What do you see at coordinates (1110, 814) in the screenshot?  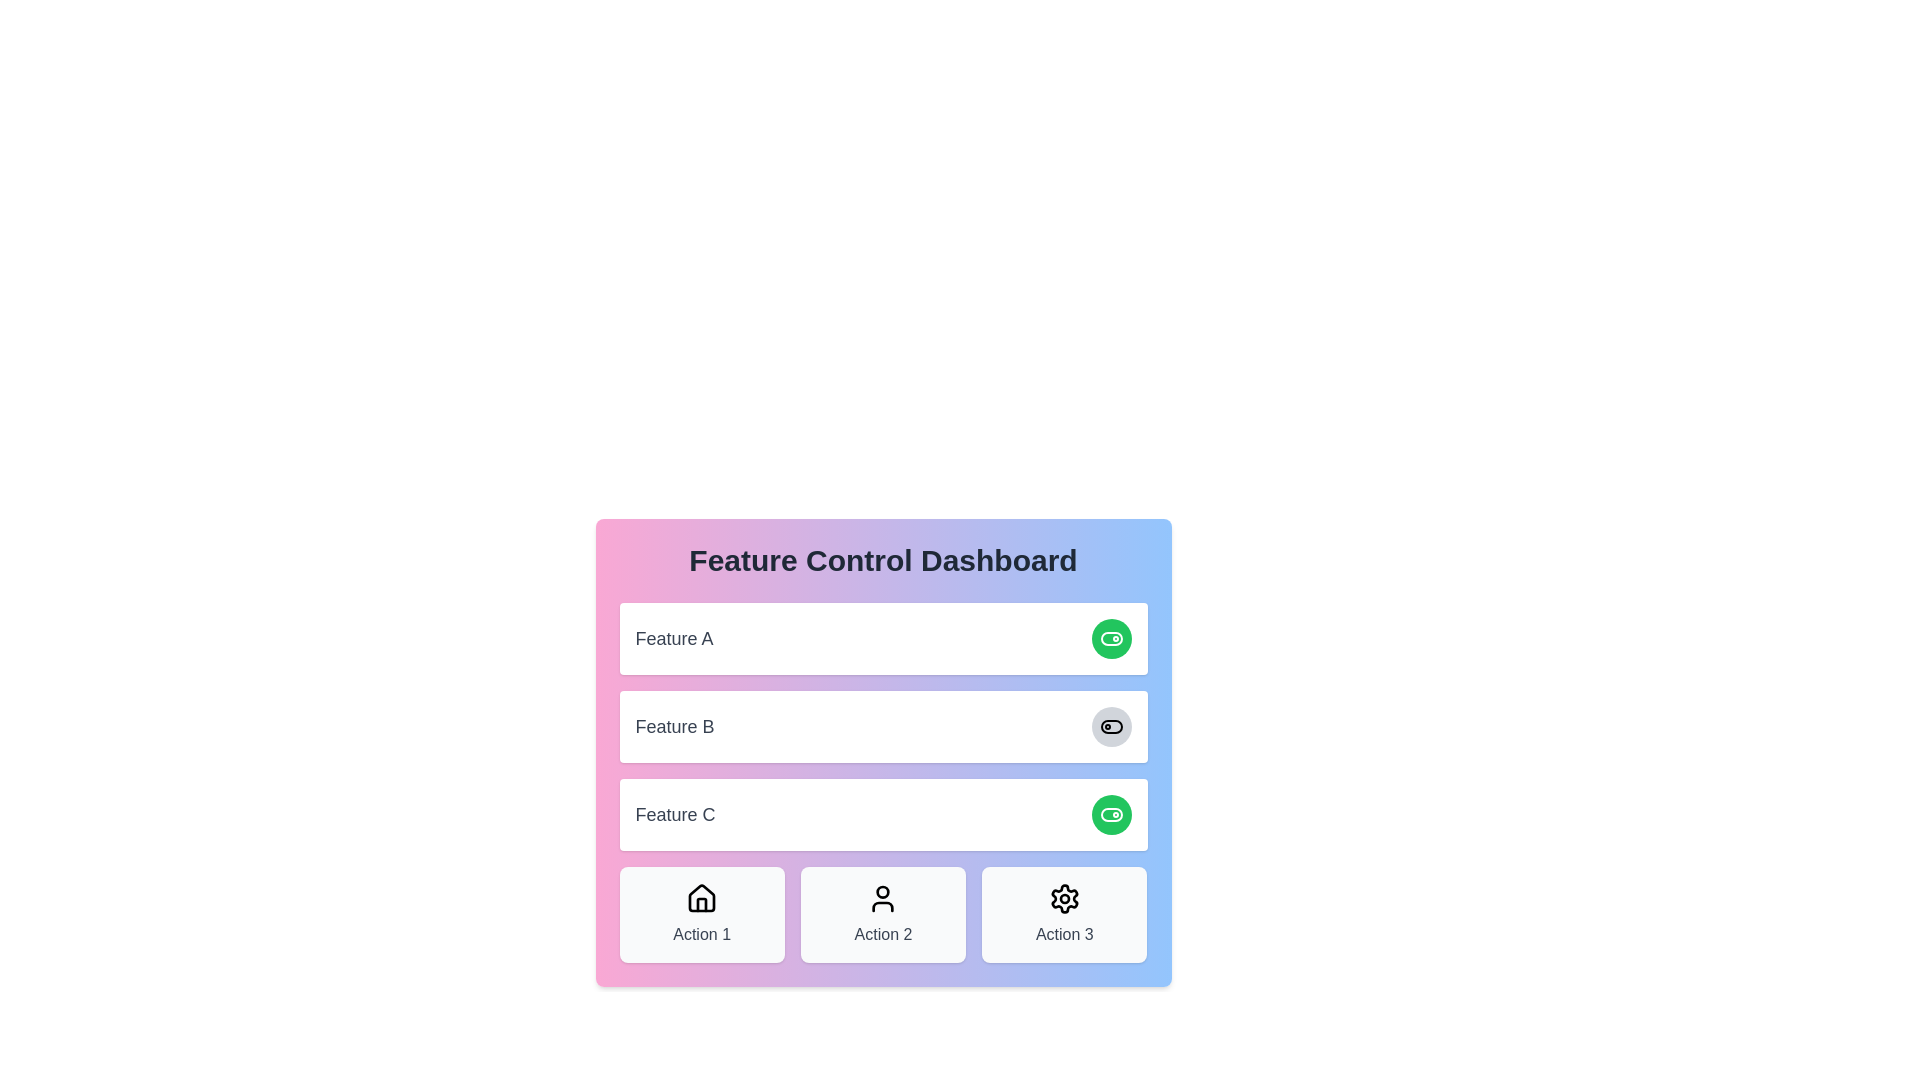 I see `the green circular toggle switch next to 'Feature C'` at bounding box center [1110, 814].